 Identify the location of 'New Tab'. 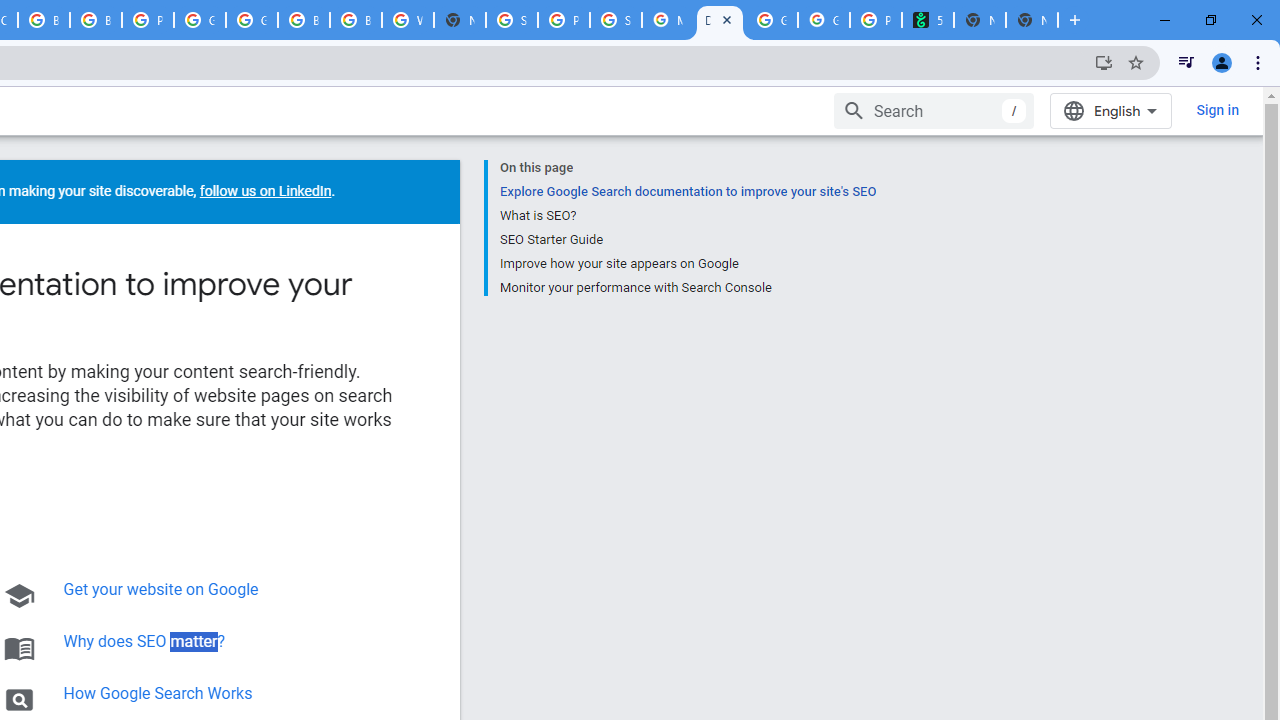
(1032, 20).